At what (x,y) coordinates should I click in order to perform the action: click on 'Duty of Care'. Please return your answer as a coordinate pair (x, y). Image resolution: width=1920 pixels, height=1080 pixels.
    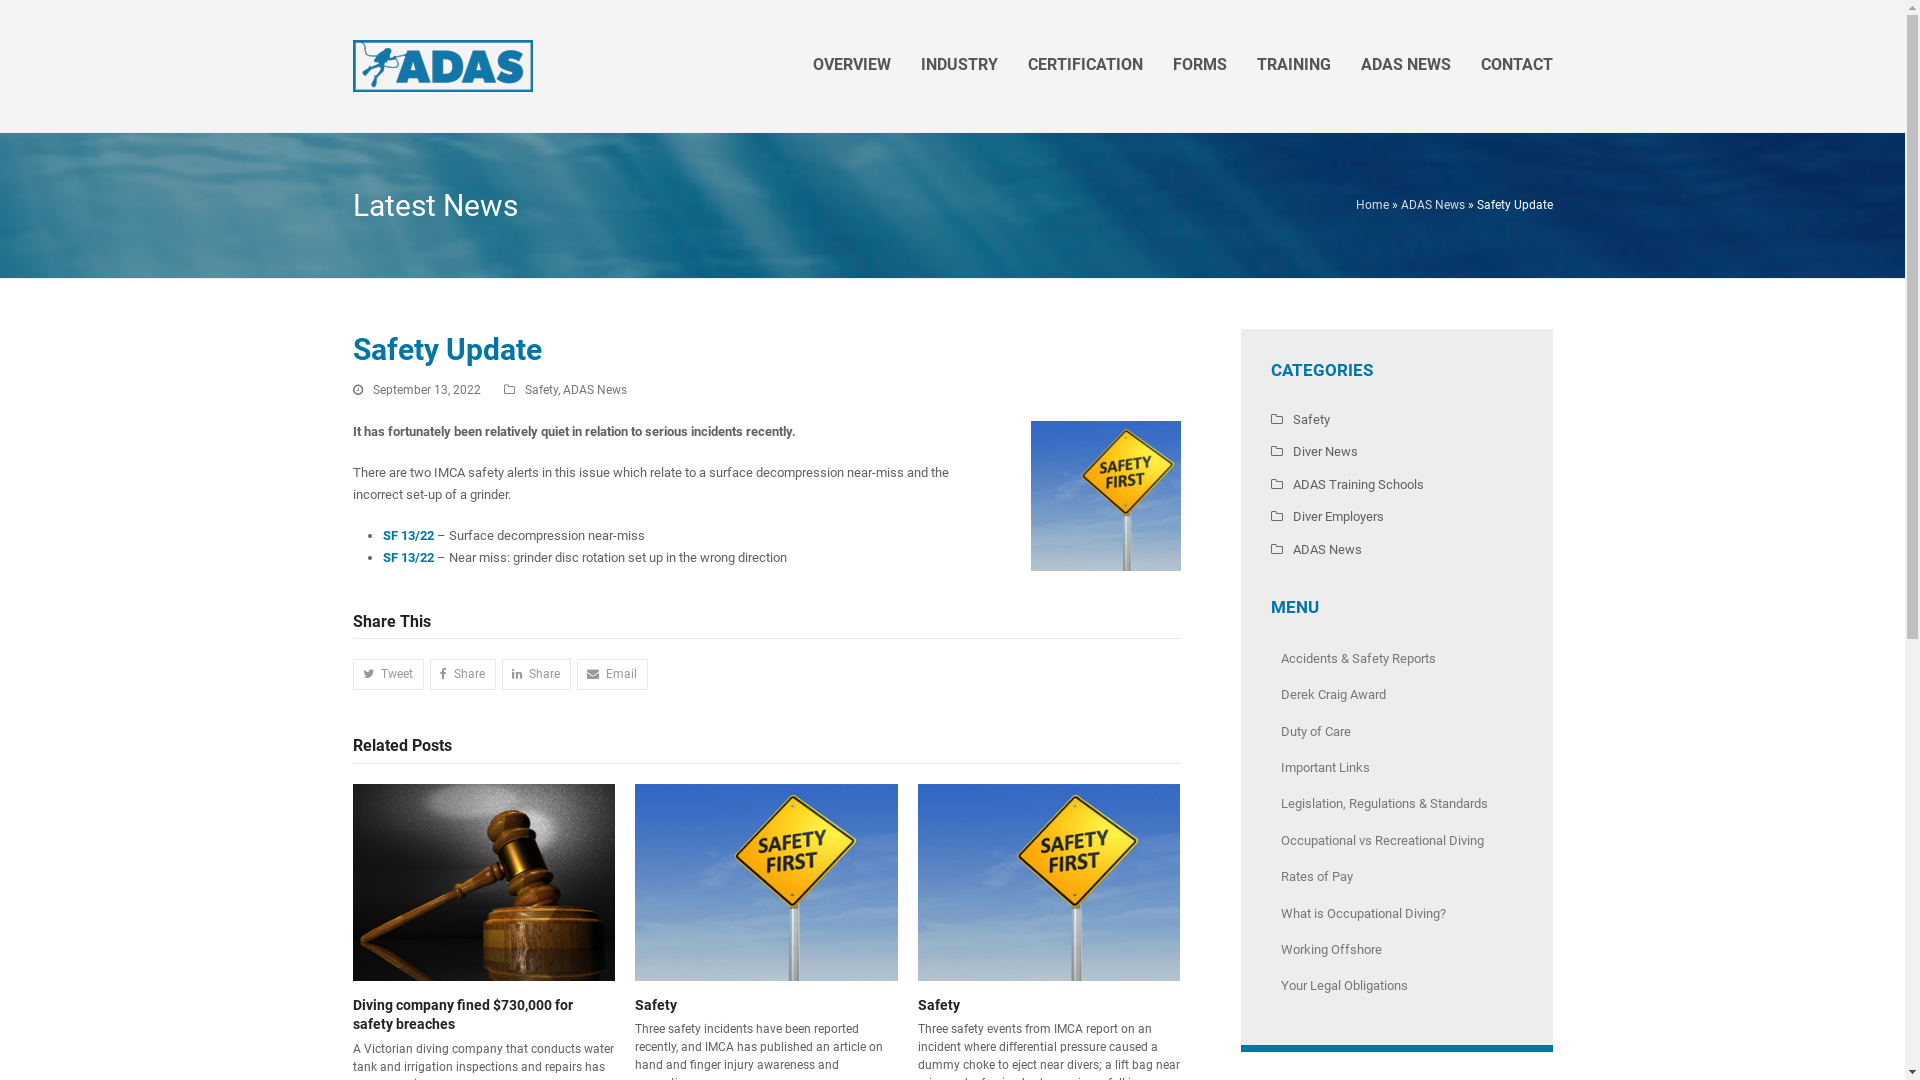
    Looking at the image, I should click on (1269, 732).